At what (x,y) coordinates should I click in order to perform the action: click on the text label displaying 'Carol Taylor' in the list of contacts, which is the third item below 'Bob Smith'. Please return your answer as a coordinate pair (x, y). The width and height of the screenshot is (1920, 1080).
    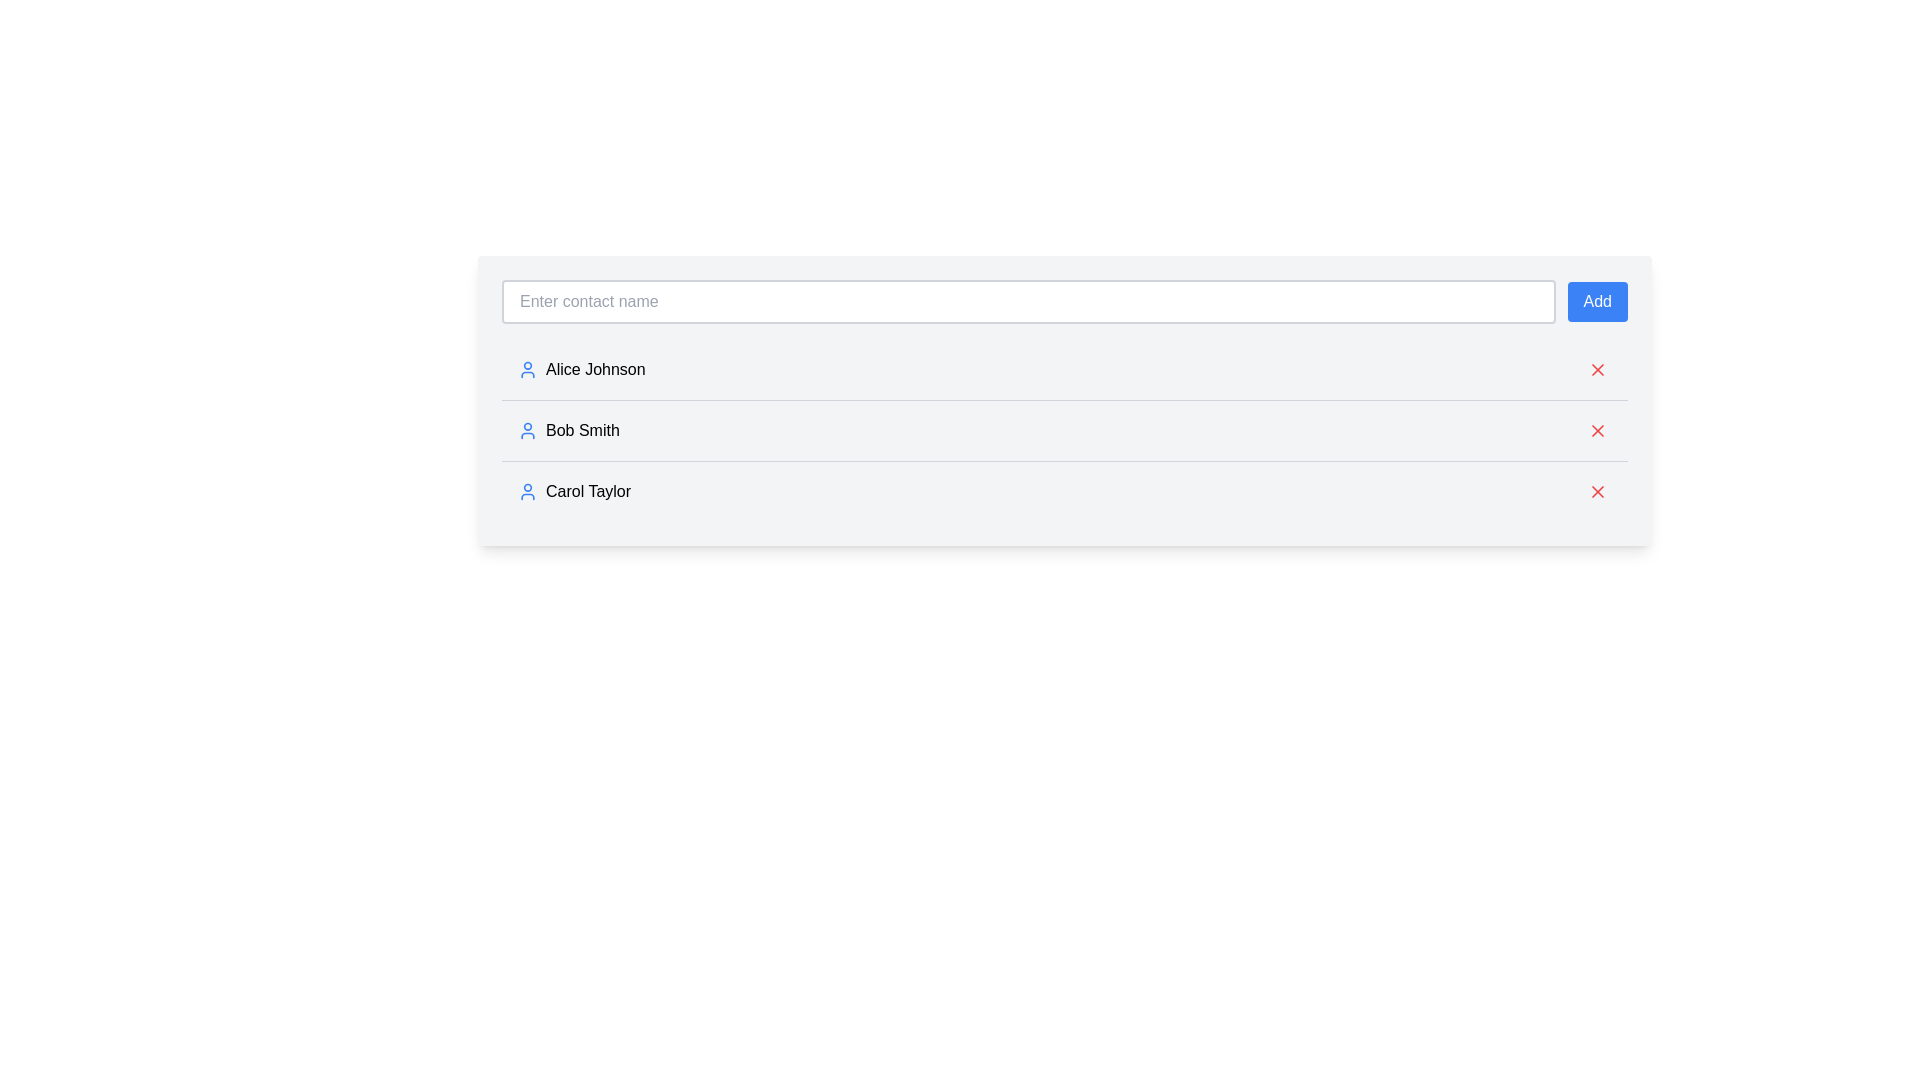
    Looking at the image, I should click on (587, 492).